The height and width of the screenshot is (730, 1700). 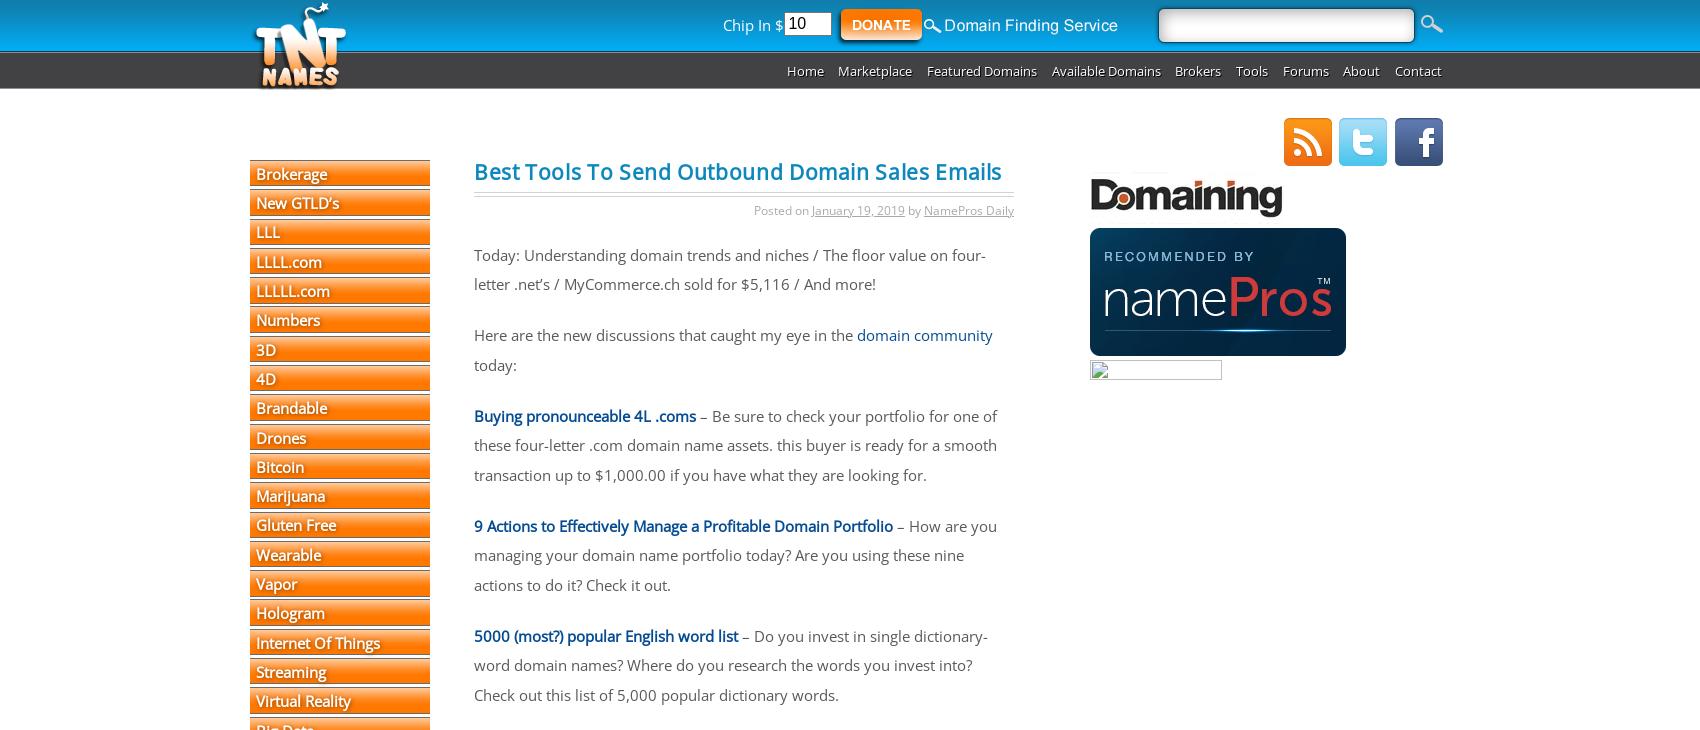 What do you see at coordinates (1361, 69) in the screenshot?
I see `'About'` at bounding box center [1361, 69].